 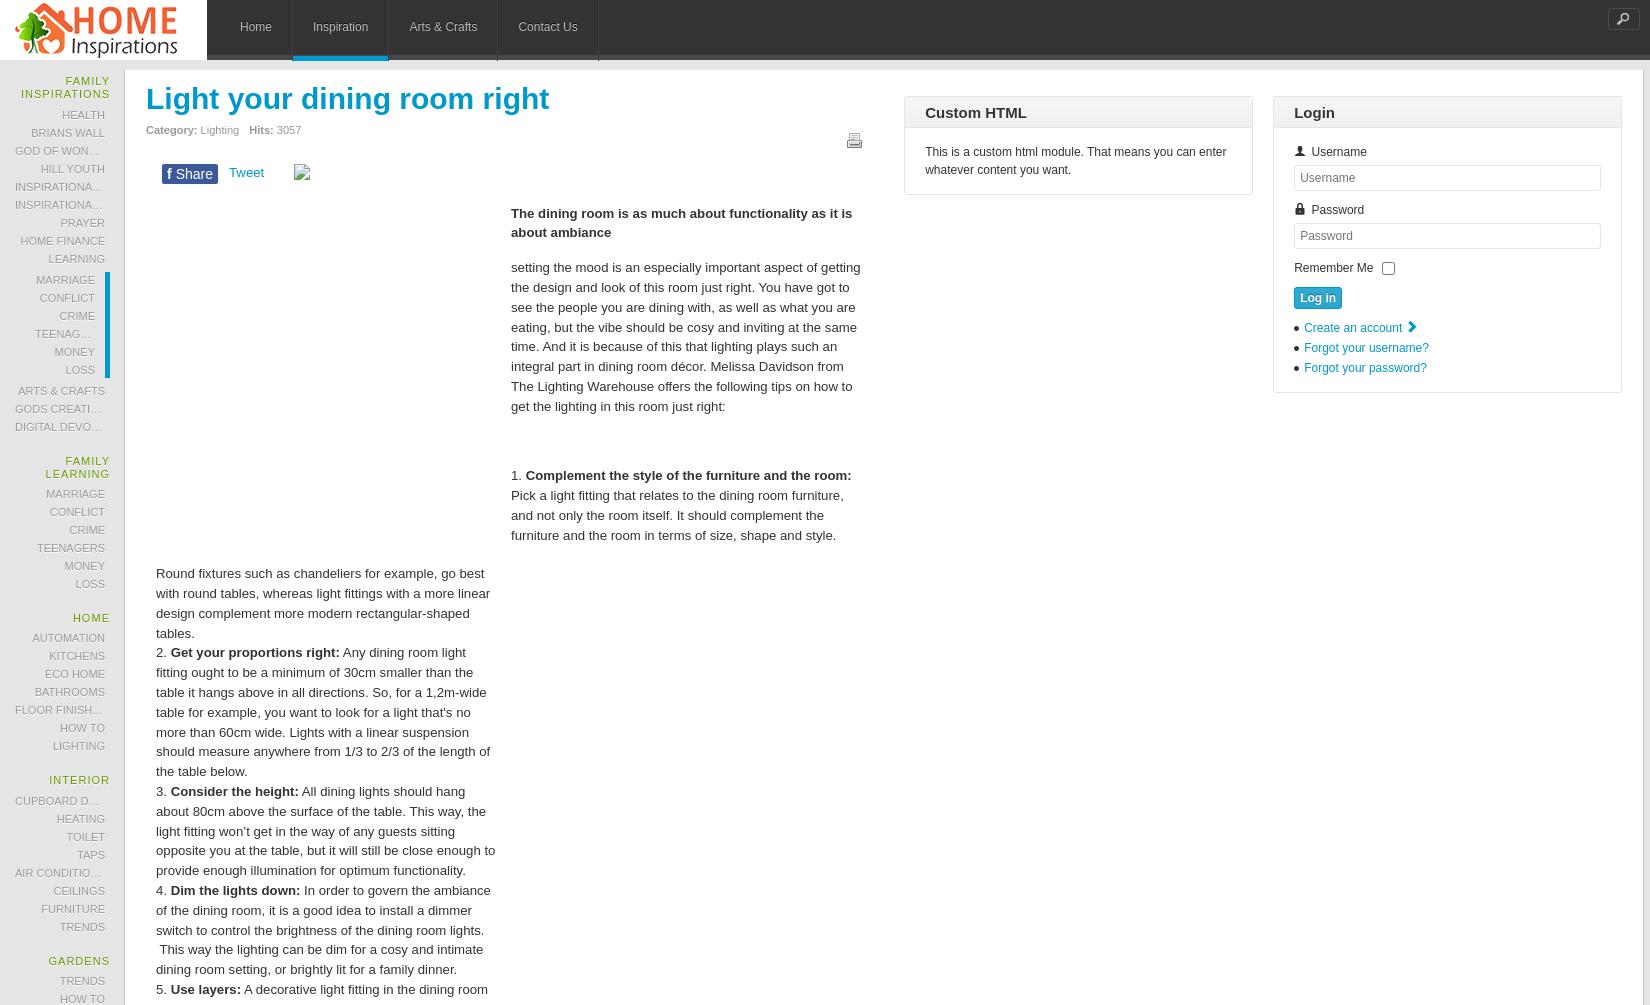 What do you see at coordinates (95, 408) in the screenshot?
I see `'Gods creation in the wild'` at bounding box center [95, 408].